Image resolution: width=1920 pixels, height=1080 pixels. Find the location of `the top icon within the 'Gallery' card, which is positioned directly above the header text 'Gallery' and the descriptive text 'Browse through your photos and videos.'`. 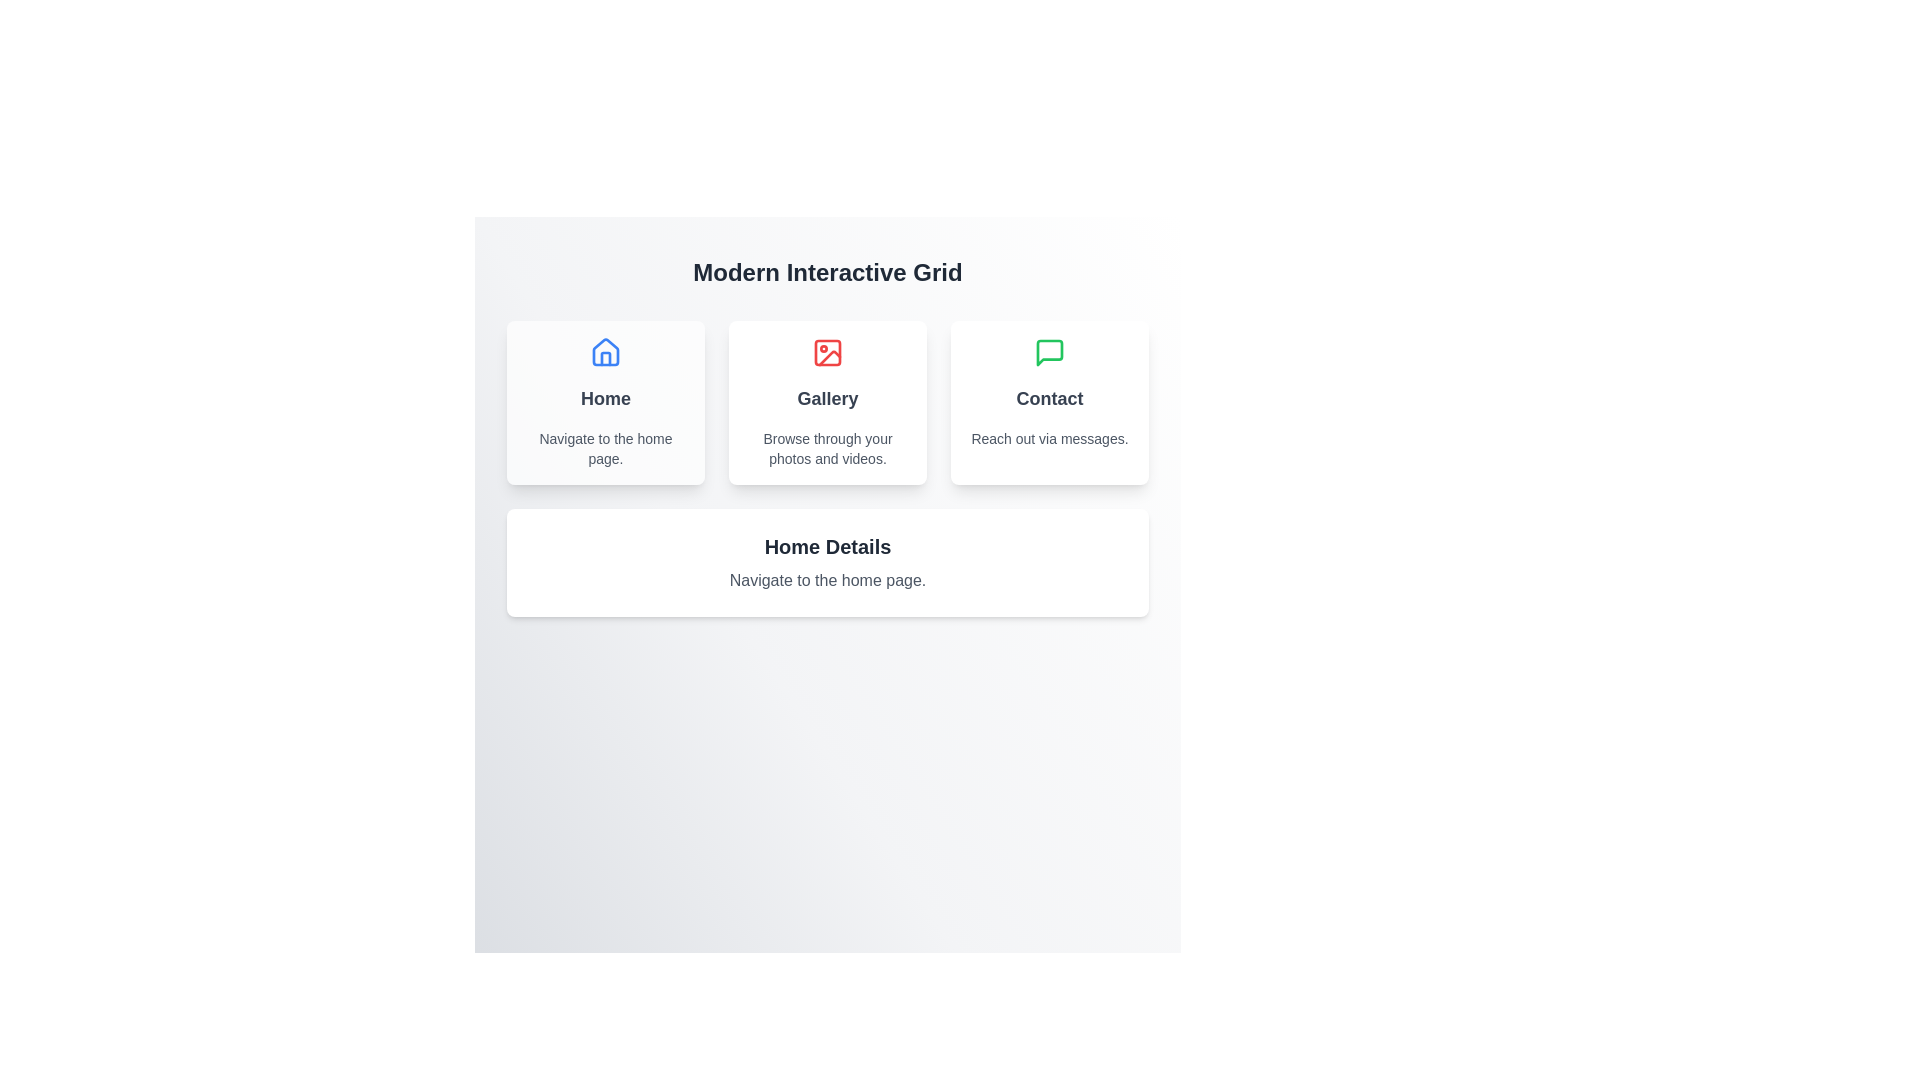

the top icon within the 'Gallery' card, which is positioned directly above the header text 'Gallery' and the descriptive text 'Browse through your photos and videos.' is located at coordinates (828, 352).